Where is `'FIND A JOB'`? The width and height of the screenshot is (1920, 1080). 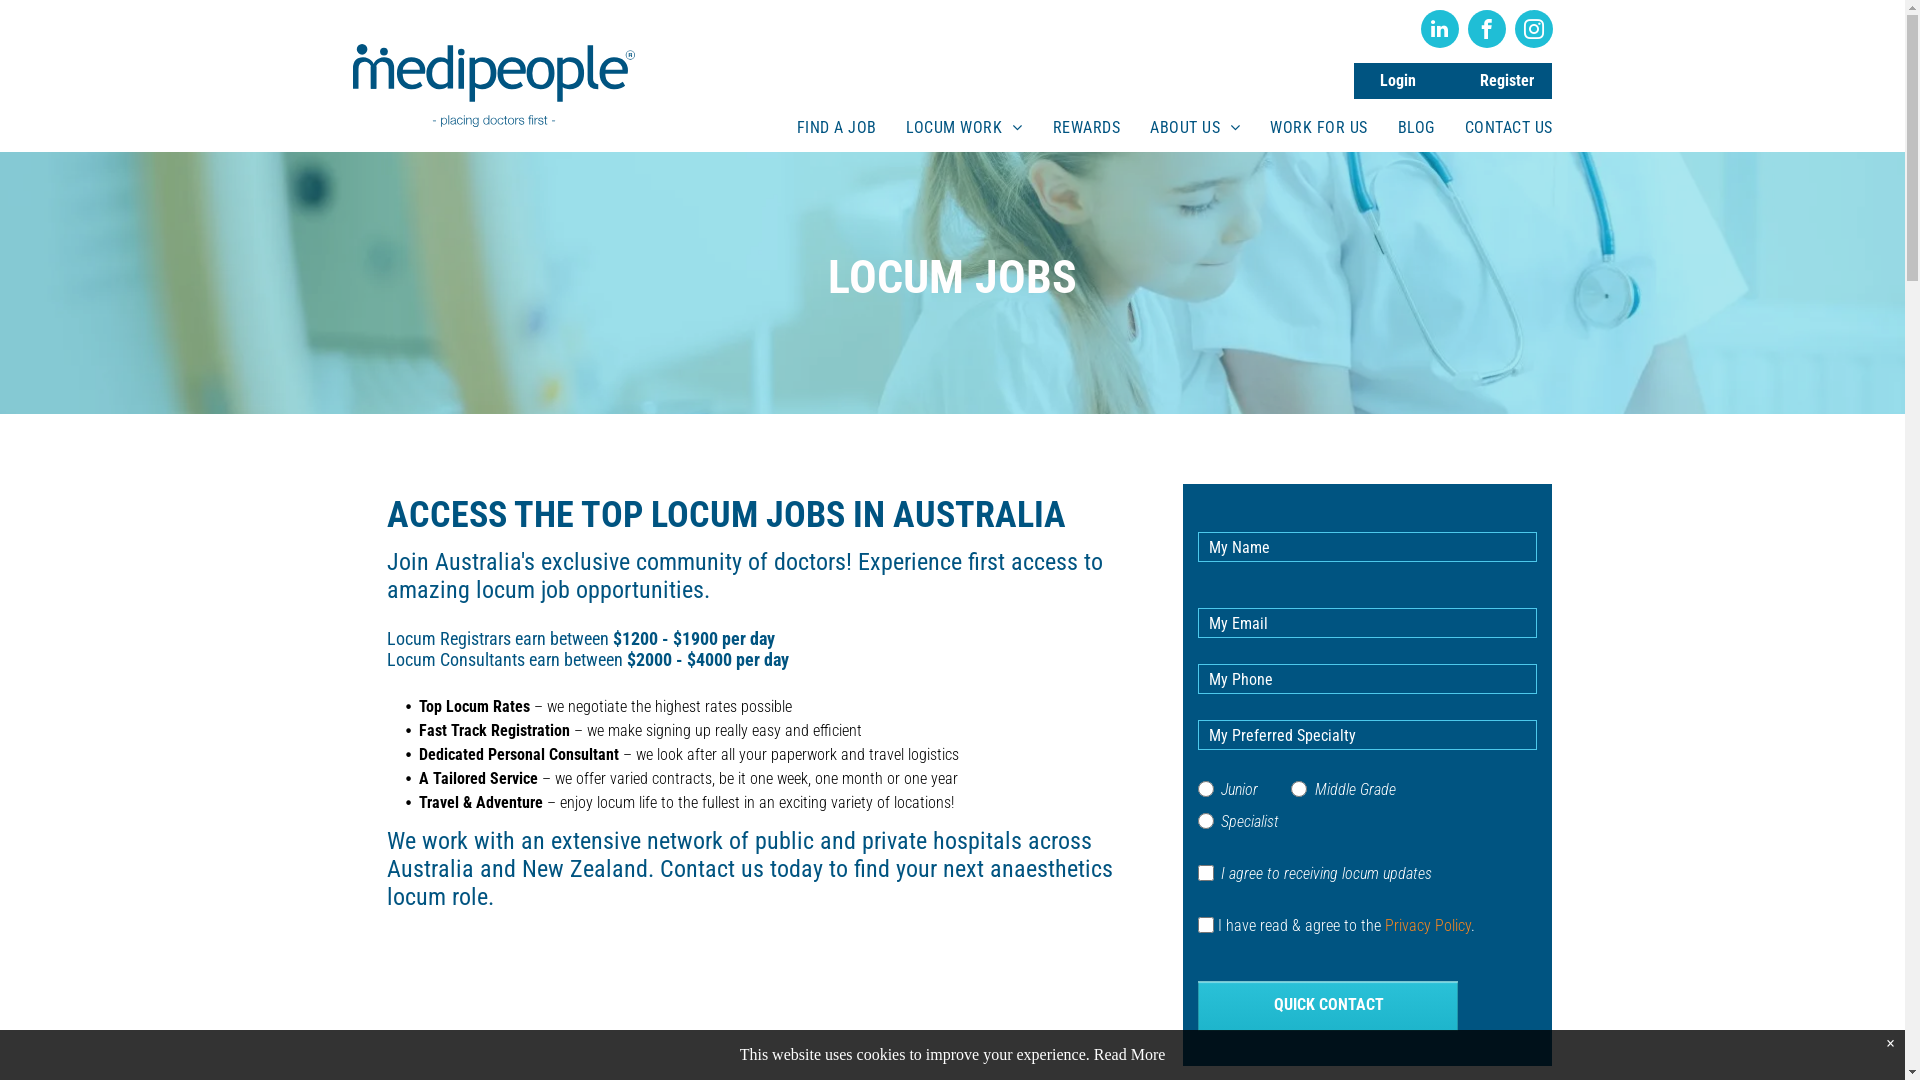 'FIND A JOB' is located at coordinates (836, 127).